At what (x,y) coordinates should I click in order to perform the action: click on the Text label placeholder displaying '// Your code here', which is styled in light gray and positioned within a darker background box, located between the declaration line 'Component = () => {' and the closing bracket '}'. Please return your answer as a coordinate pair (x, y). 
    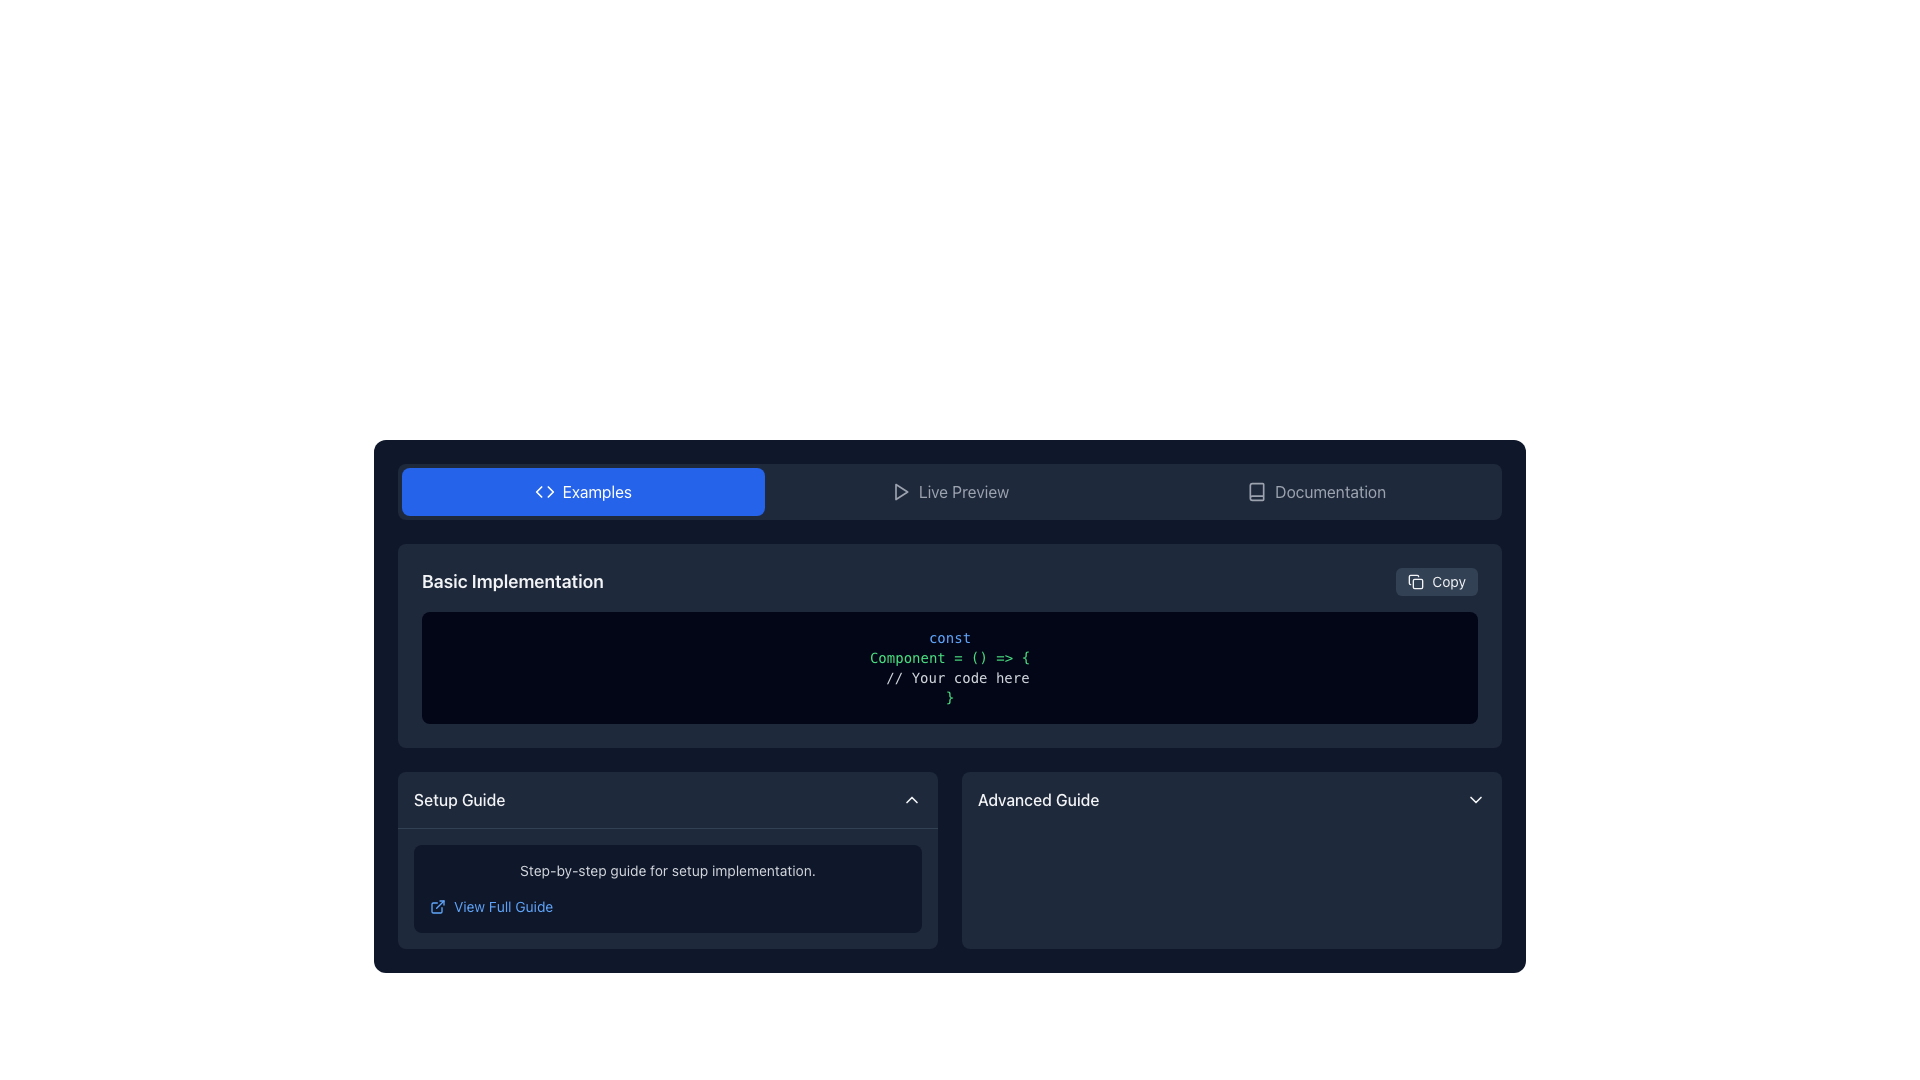
    Looking at the image, I should click on (949, 677).